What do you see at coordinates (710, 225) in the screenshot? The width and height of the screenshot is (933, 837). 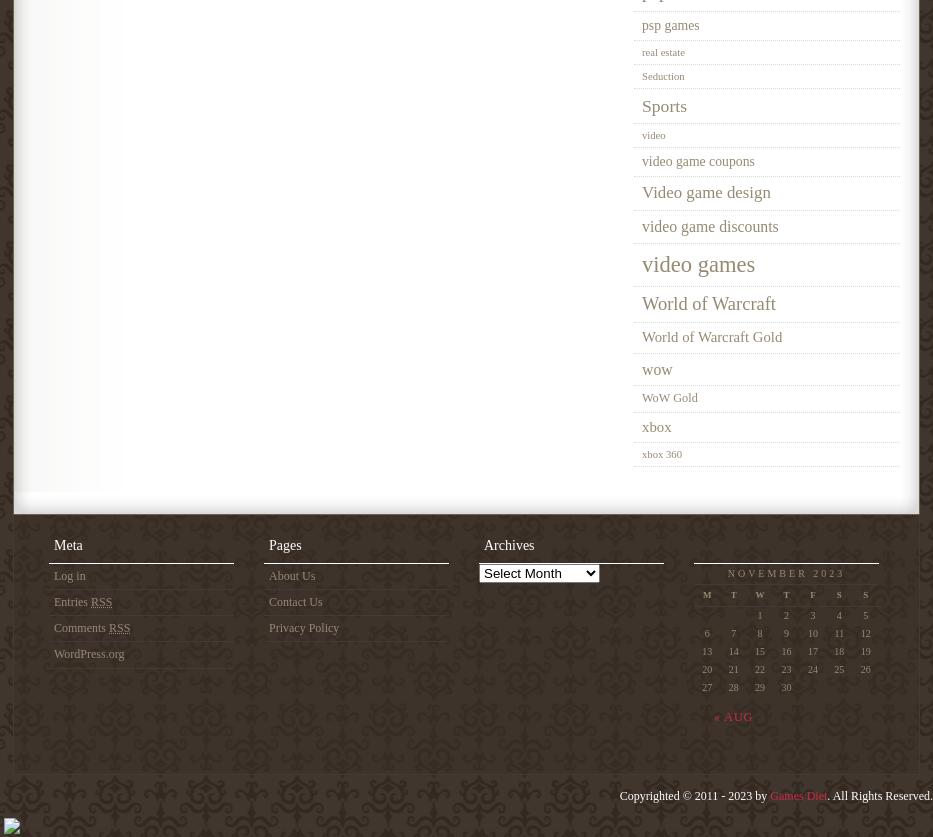 I see `'video game discounts'` at bounding box center [710, 225].